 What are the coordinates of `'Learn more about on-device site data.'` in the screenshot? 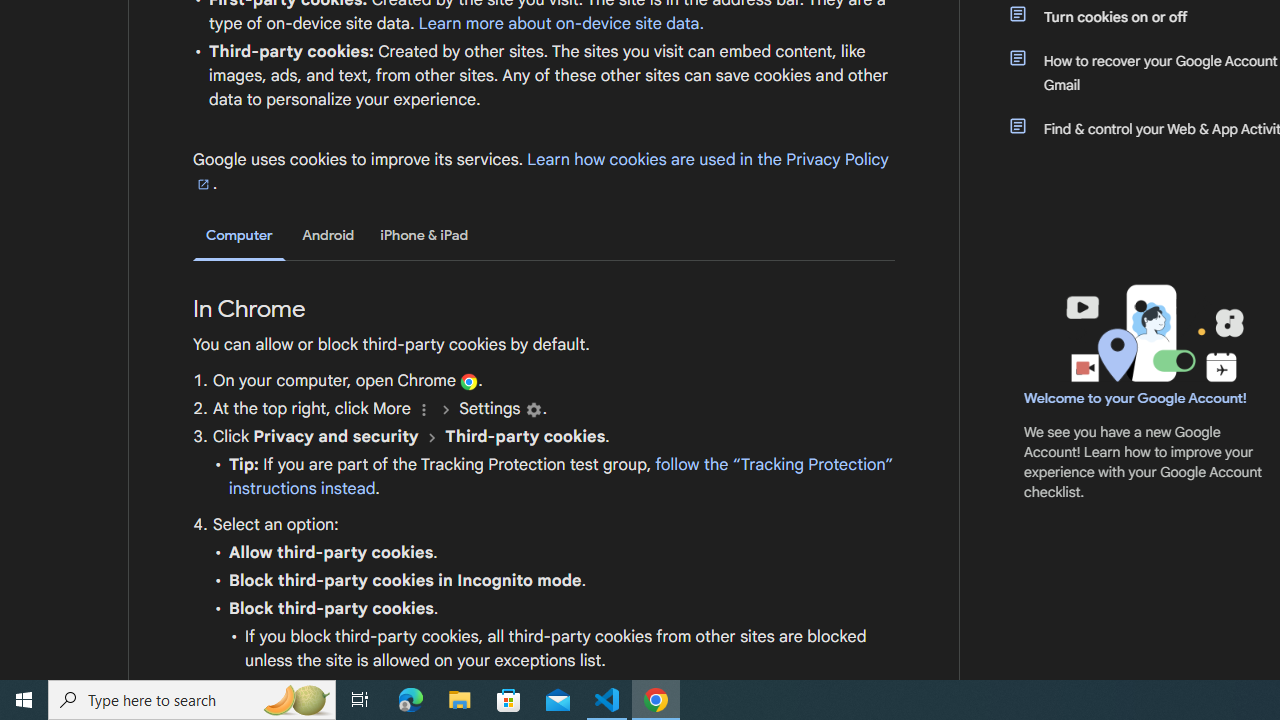 It's located at (560, 23).